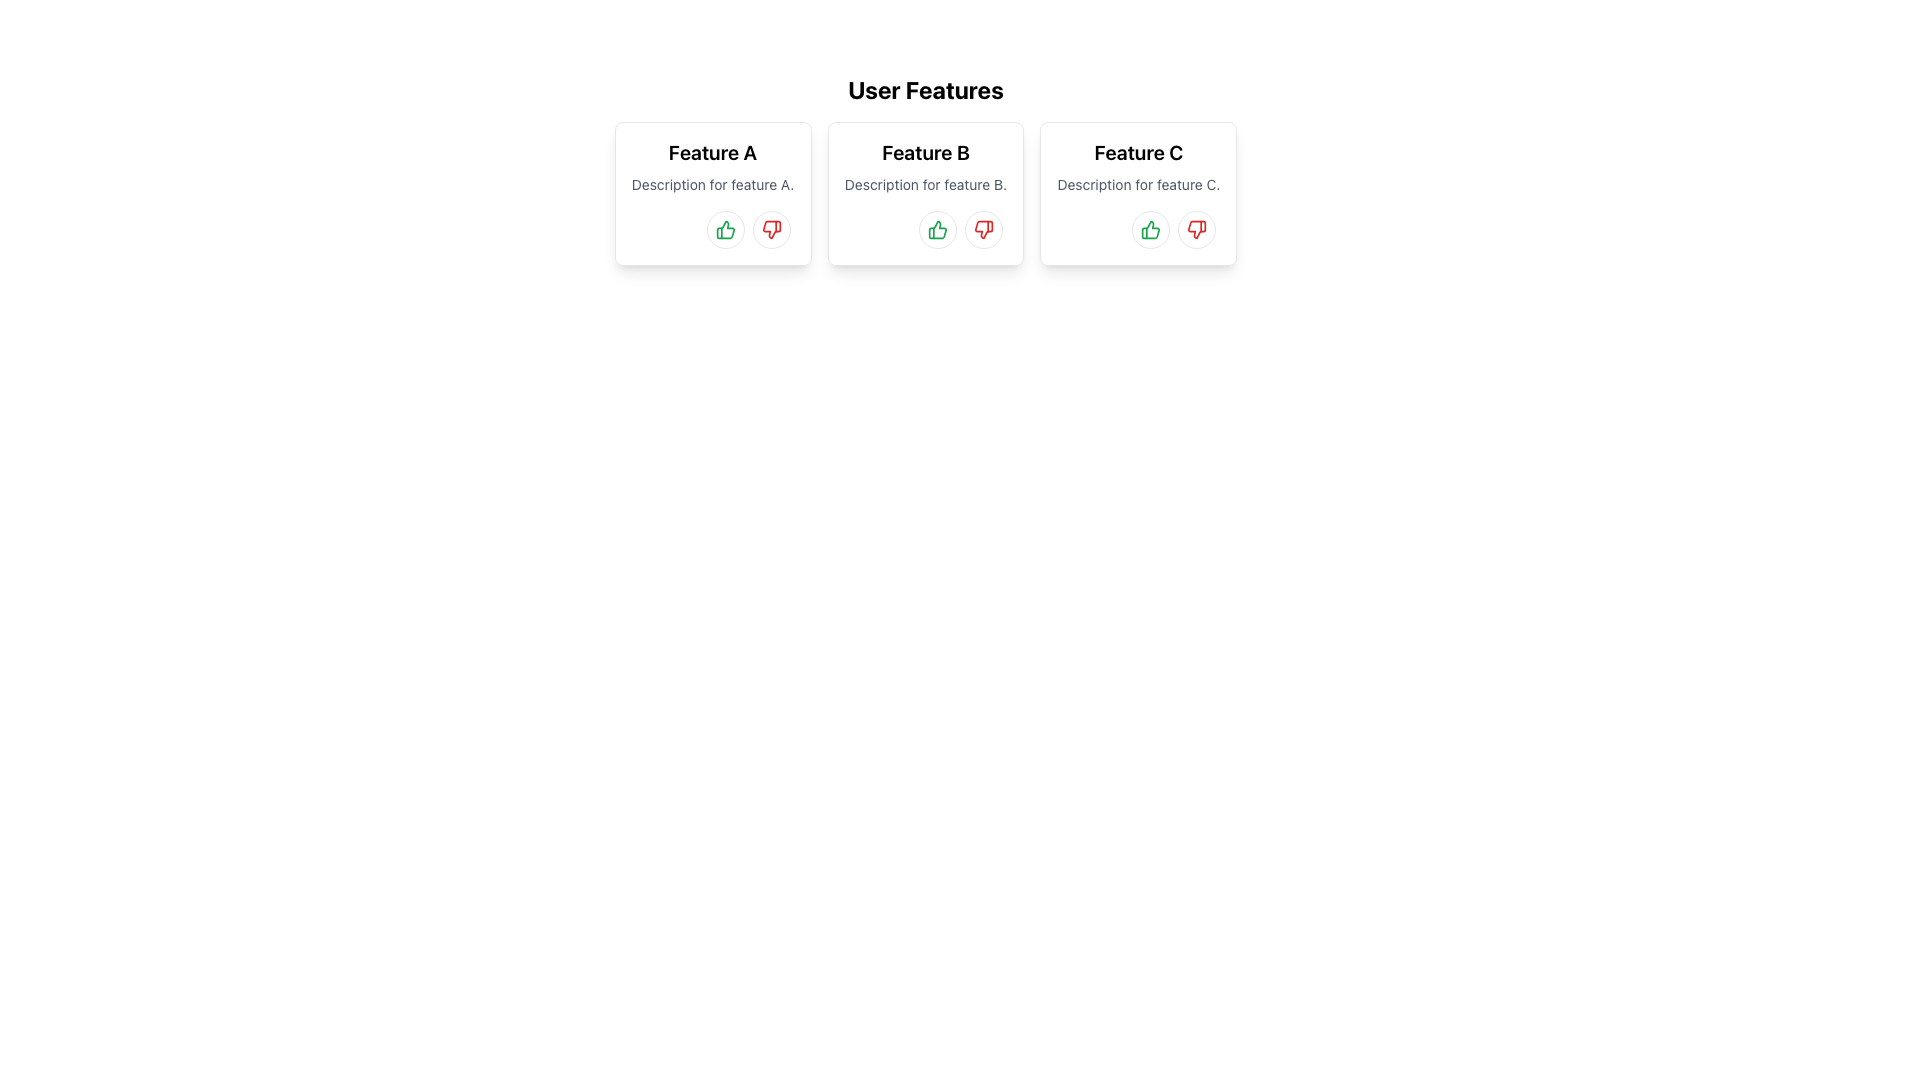  What do you see at coordinates (925, 229) in the screenshot?
I see `the green thumbs-up icon button within the 'Feature B' card` at bounding box center [925, 229].